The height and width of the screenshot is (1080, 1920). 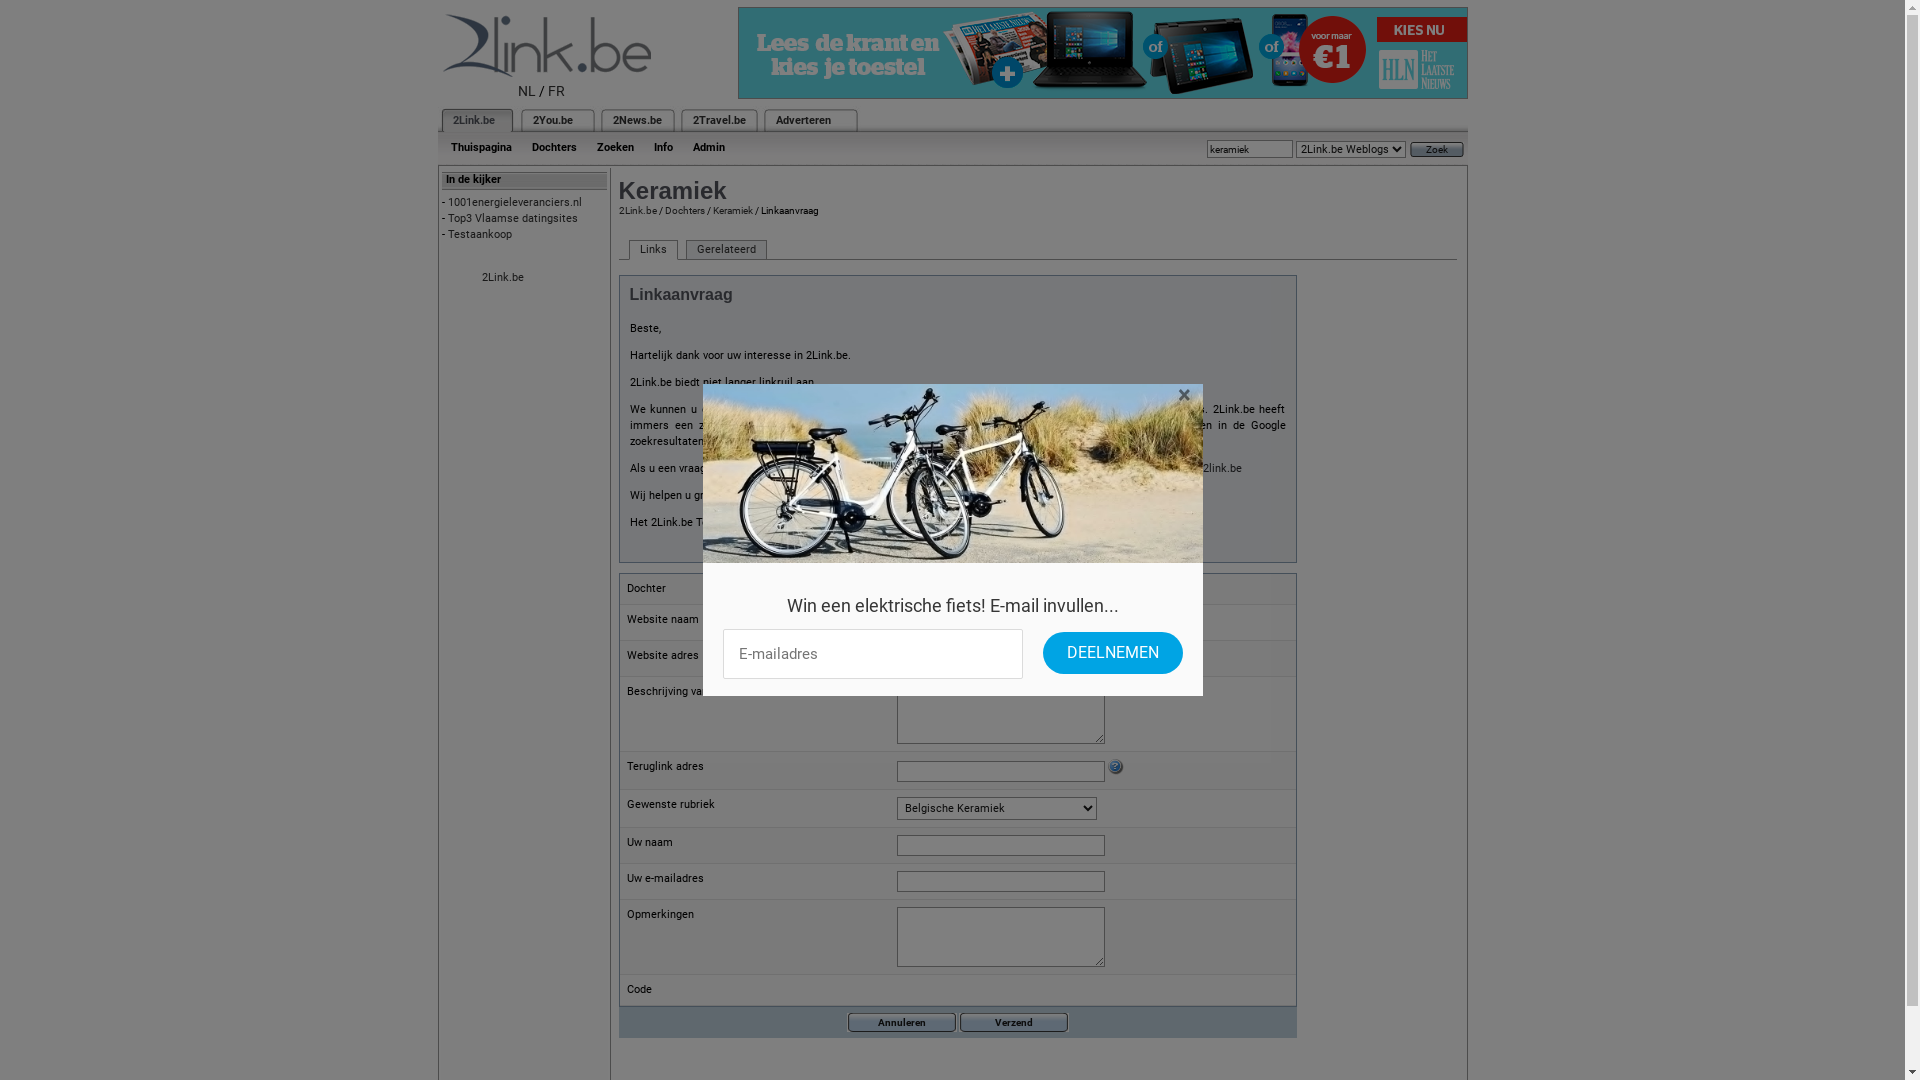 I want to click on 'Admin', so click(x=708, y=146).